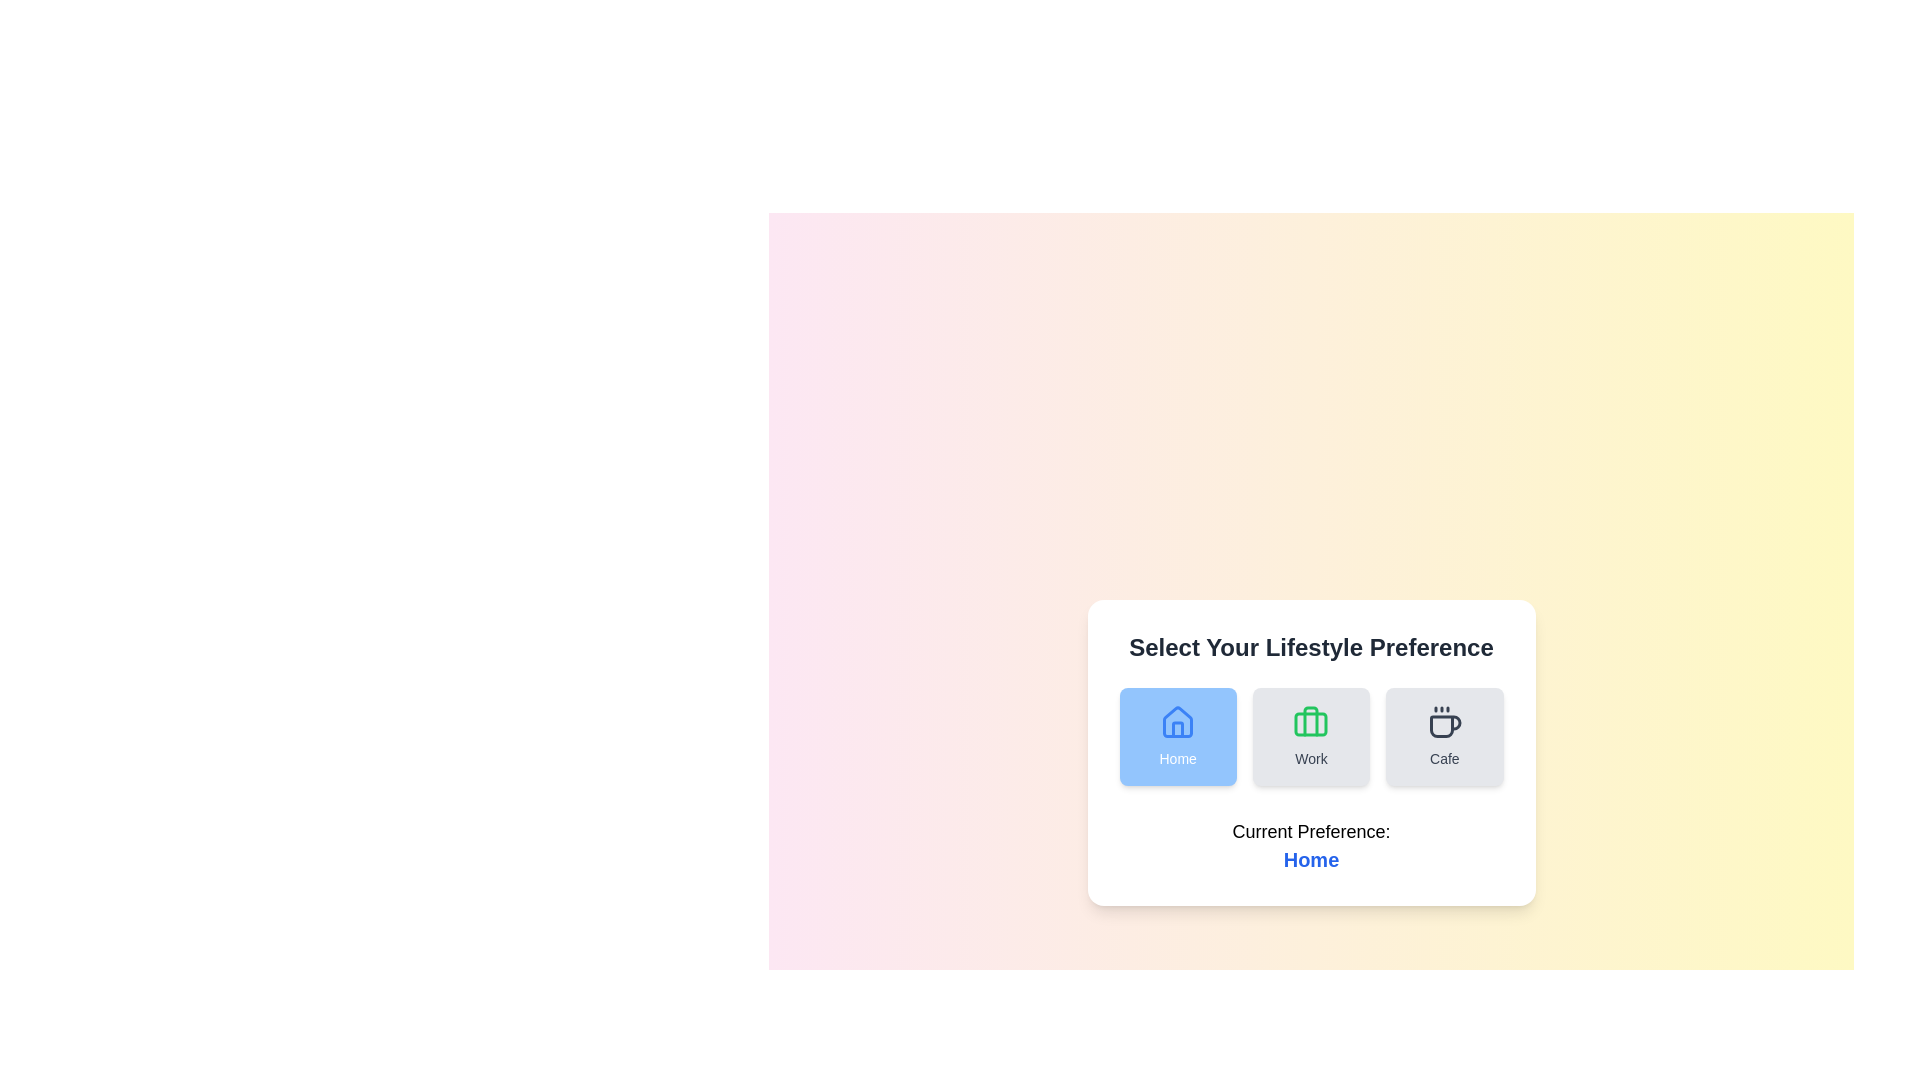  I want to click on the 'Home' lifestyle preference button, which is the leftmost option in a horizontal list of three buttons under the title 'Select Your Lifestyle Preference', so click(1177, 736).